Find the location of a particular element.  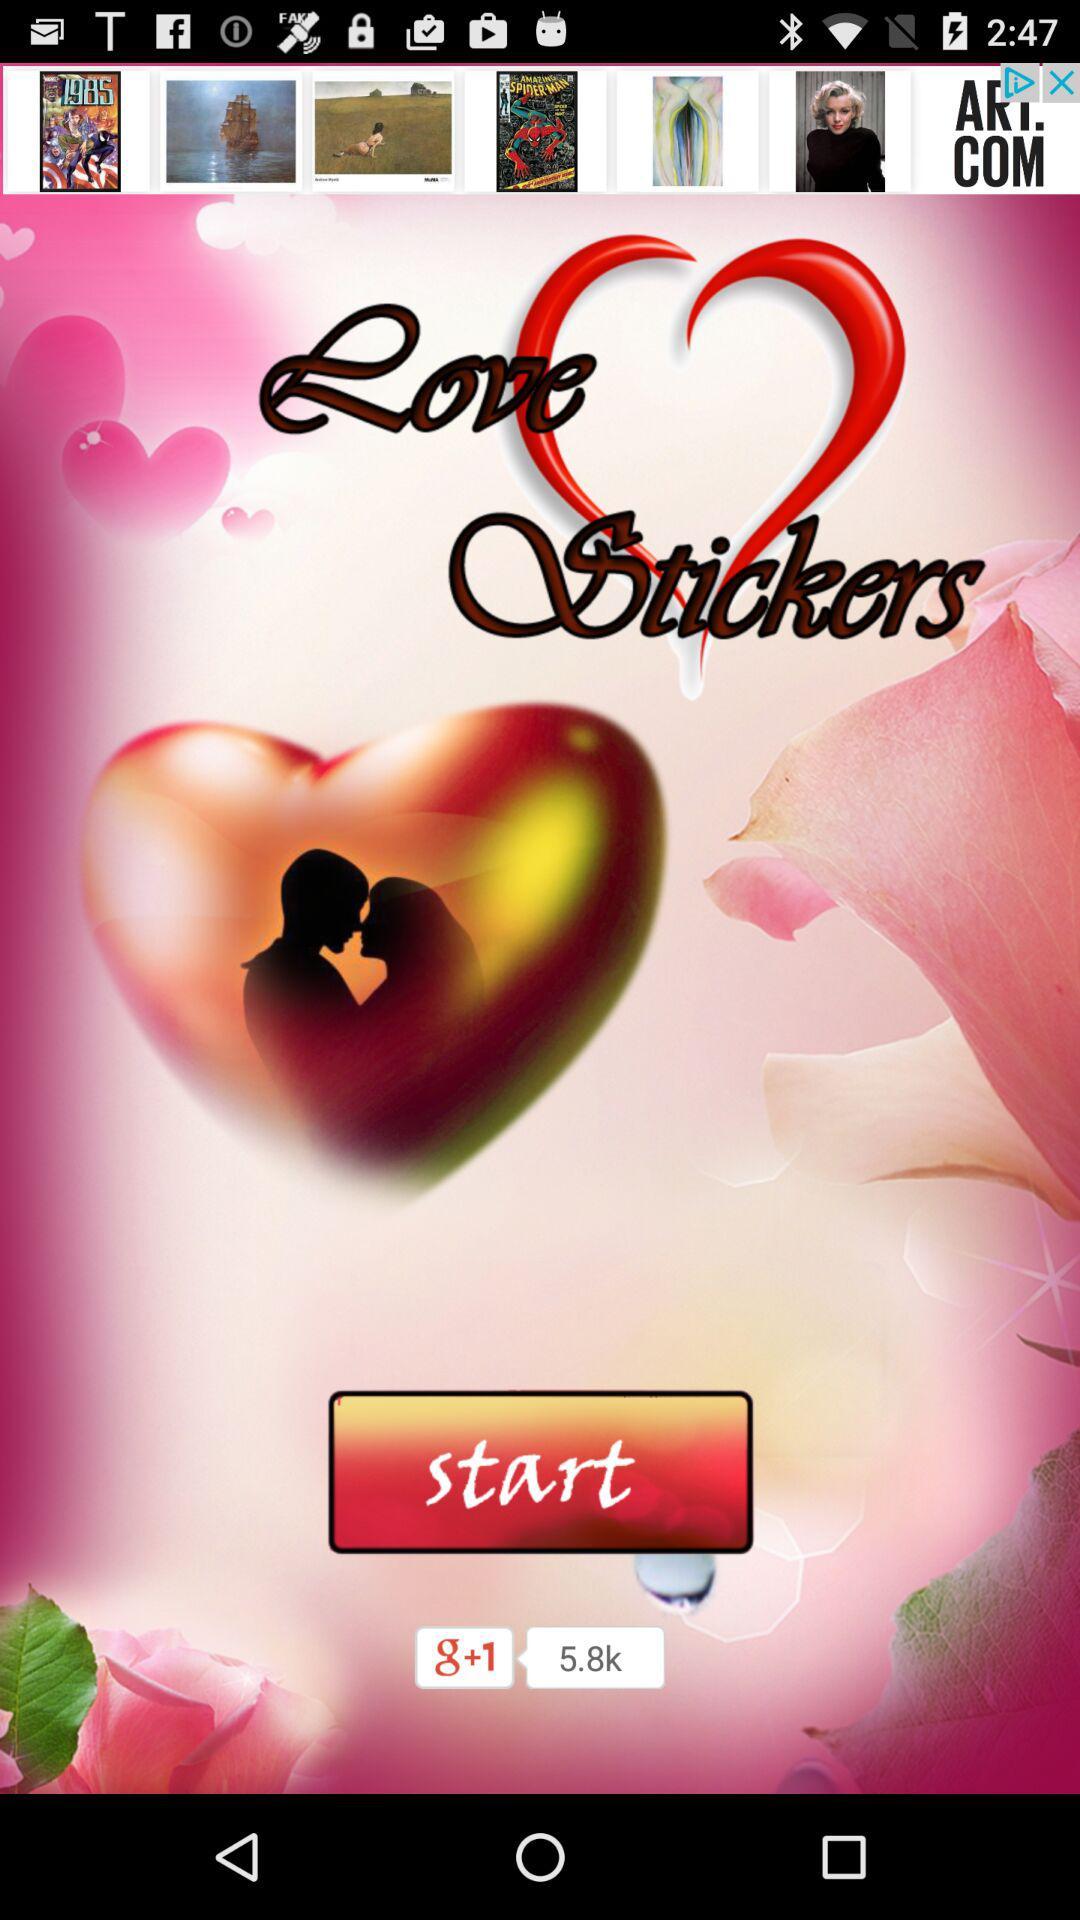

the date_range icon is located at coordinates (540, 1575).